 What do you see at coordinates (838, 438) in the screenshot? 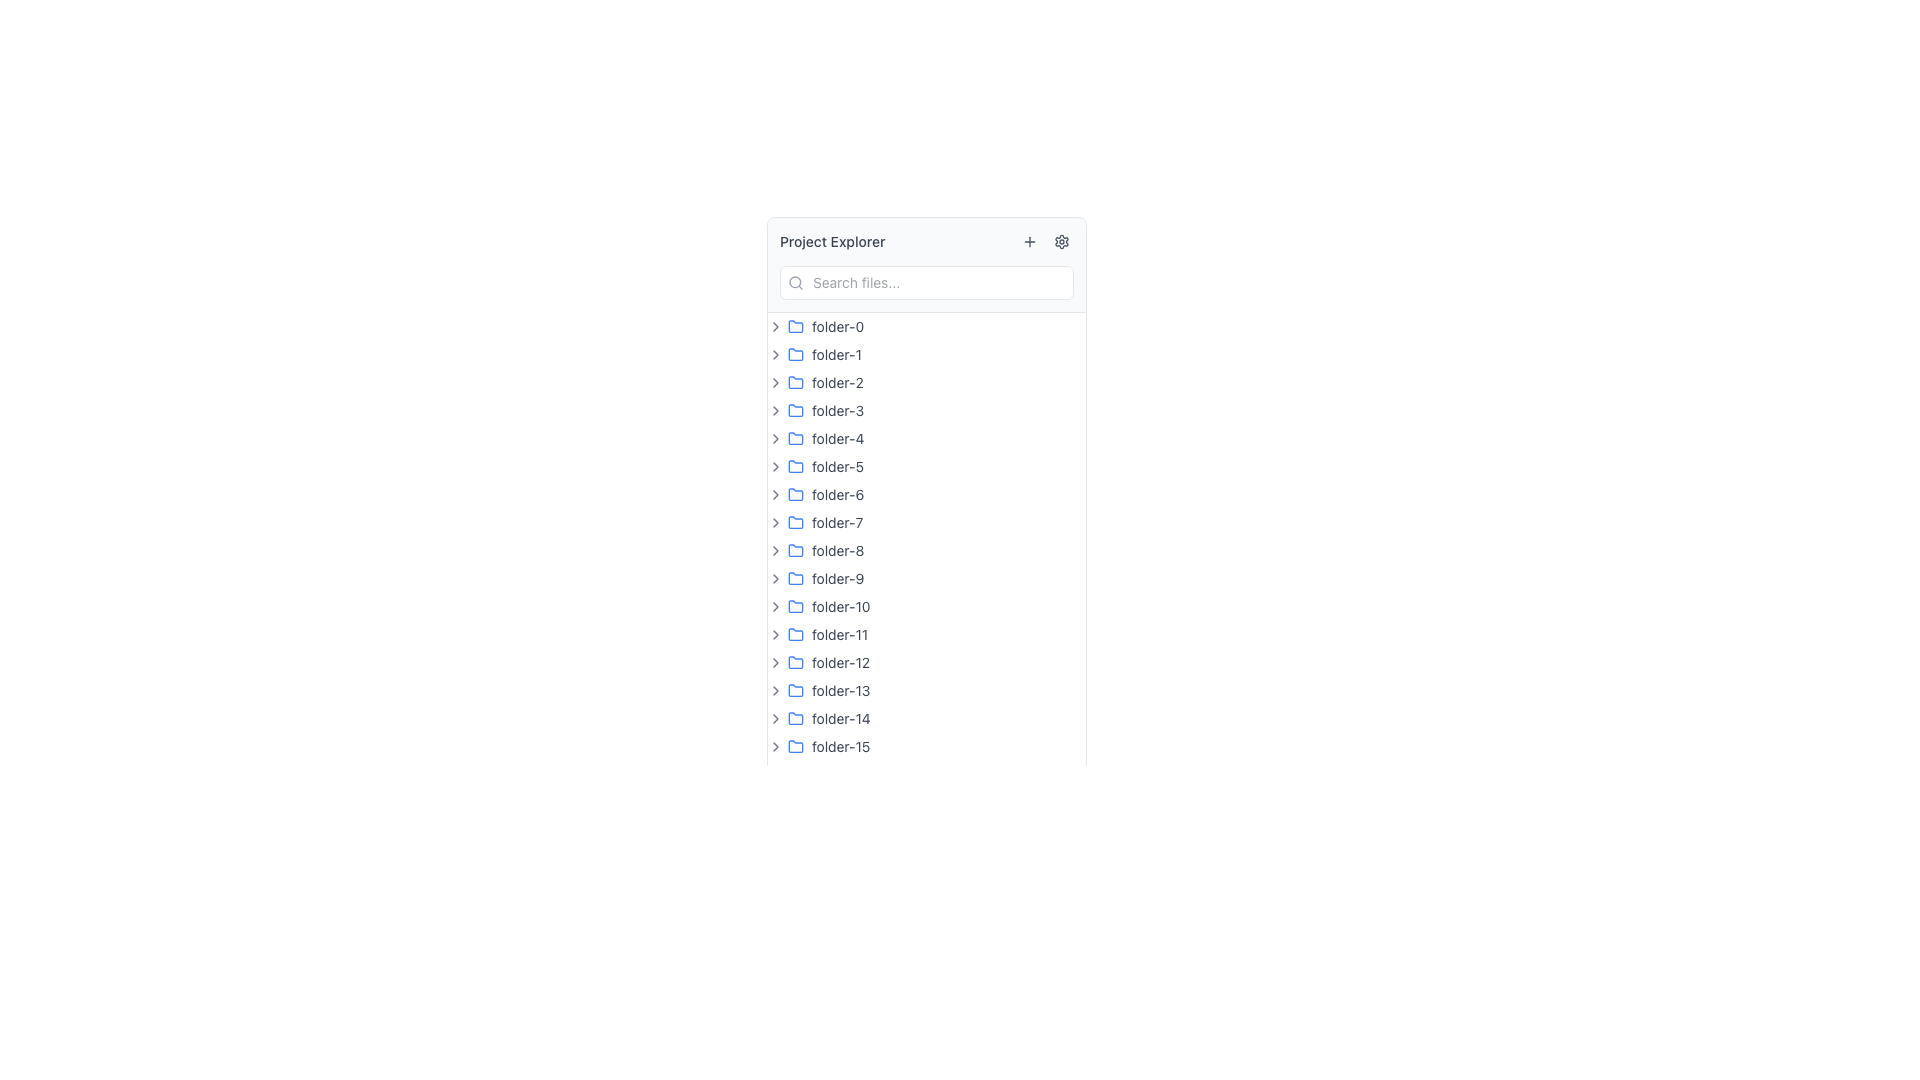
I see `the text label displaying 'folder-4' in gray color, which is the fifth item in the 'Project Explorer' list` at bounding box center [838, 438].